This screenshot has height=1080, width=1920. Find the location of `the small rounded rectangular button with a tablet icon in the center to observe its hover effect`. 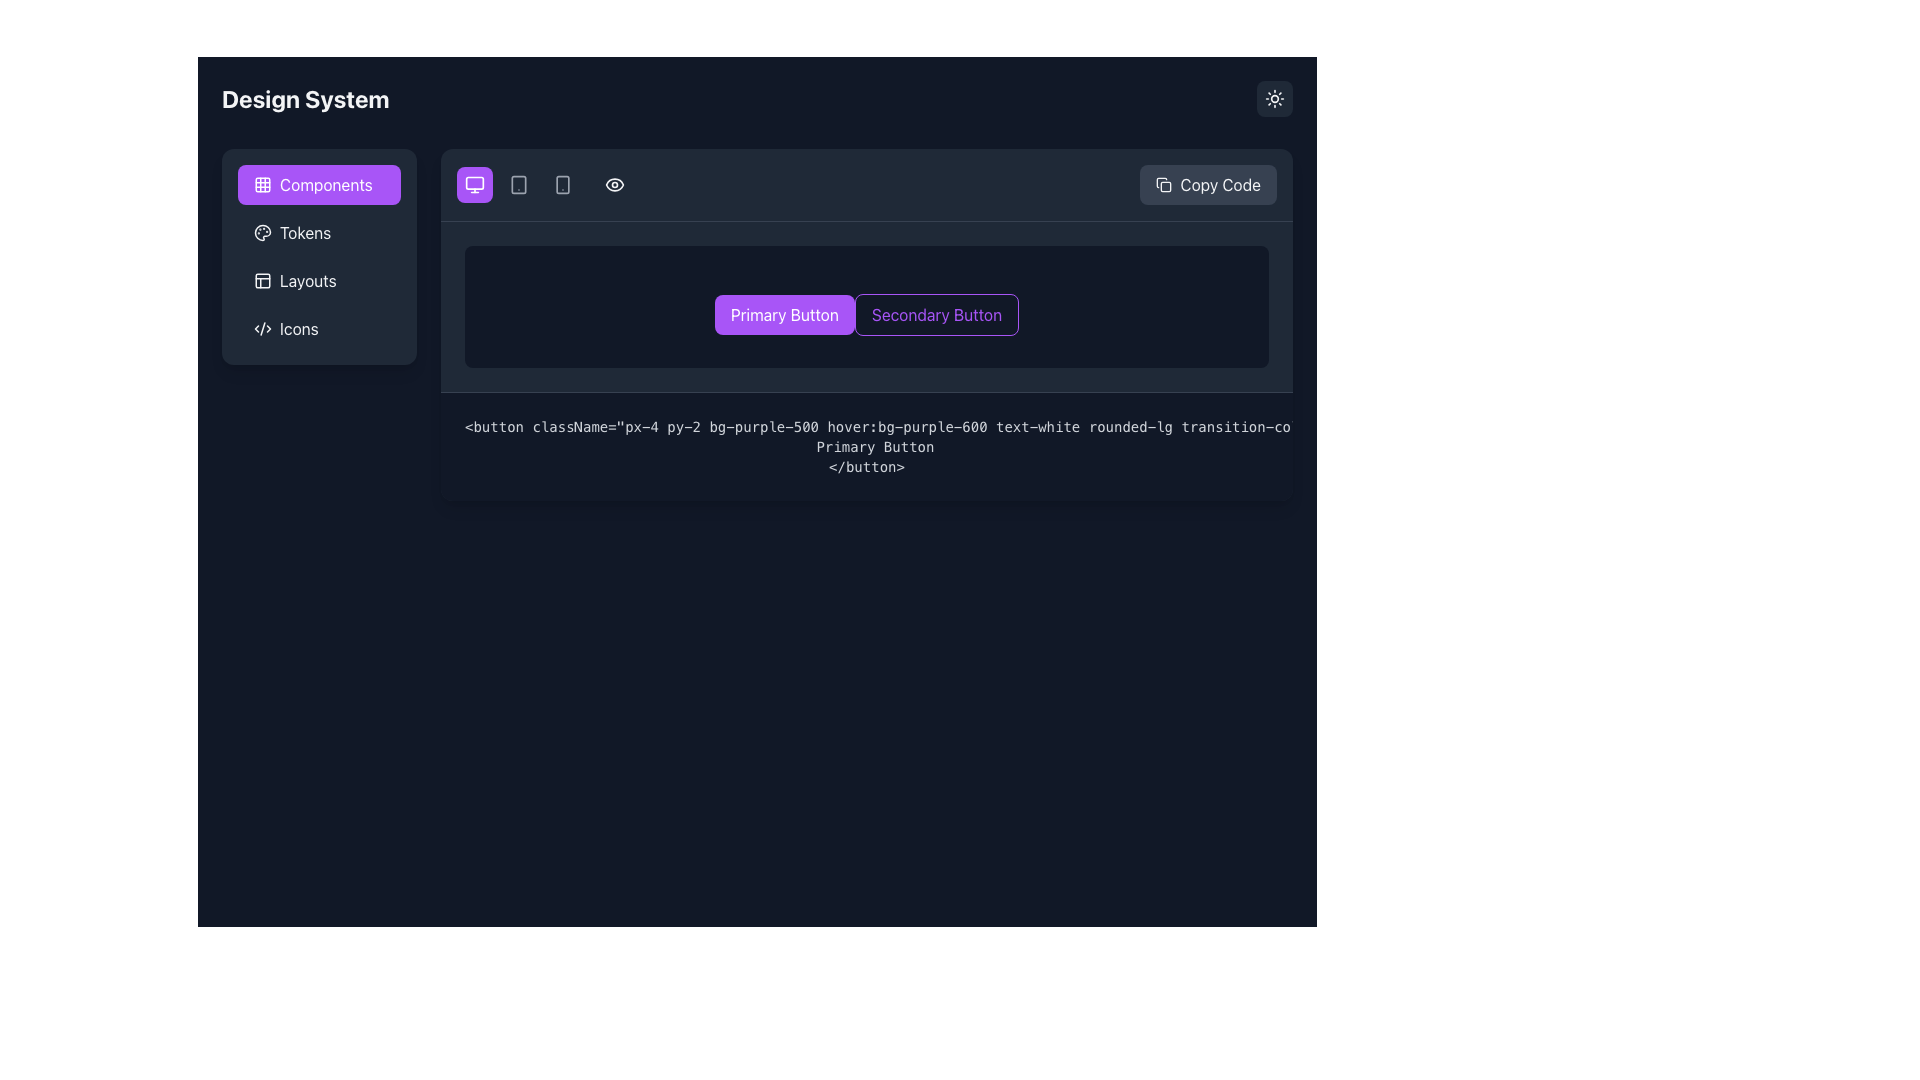

the small rounded rectangular button with a tablet icon in the center to observe its hover effect is located at coordinates (518, 185).